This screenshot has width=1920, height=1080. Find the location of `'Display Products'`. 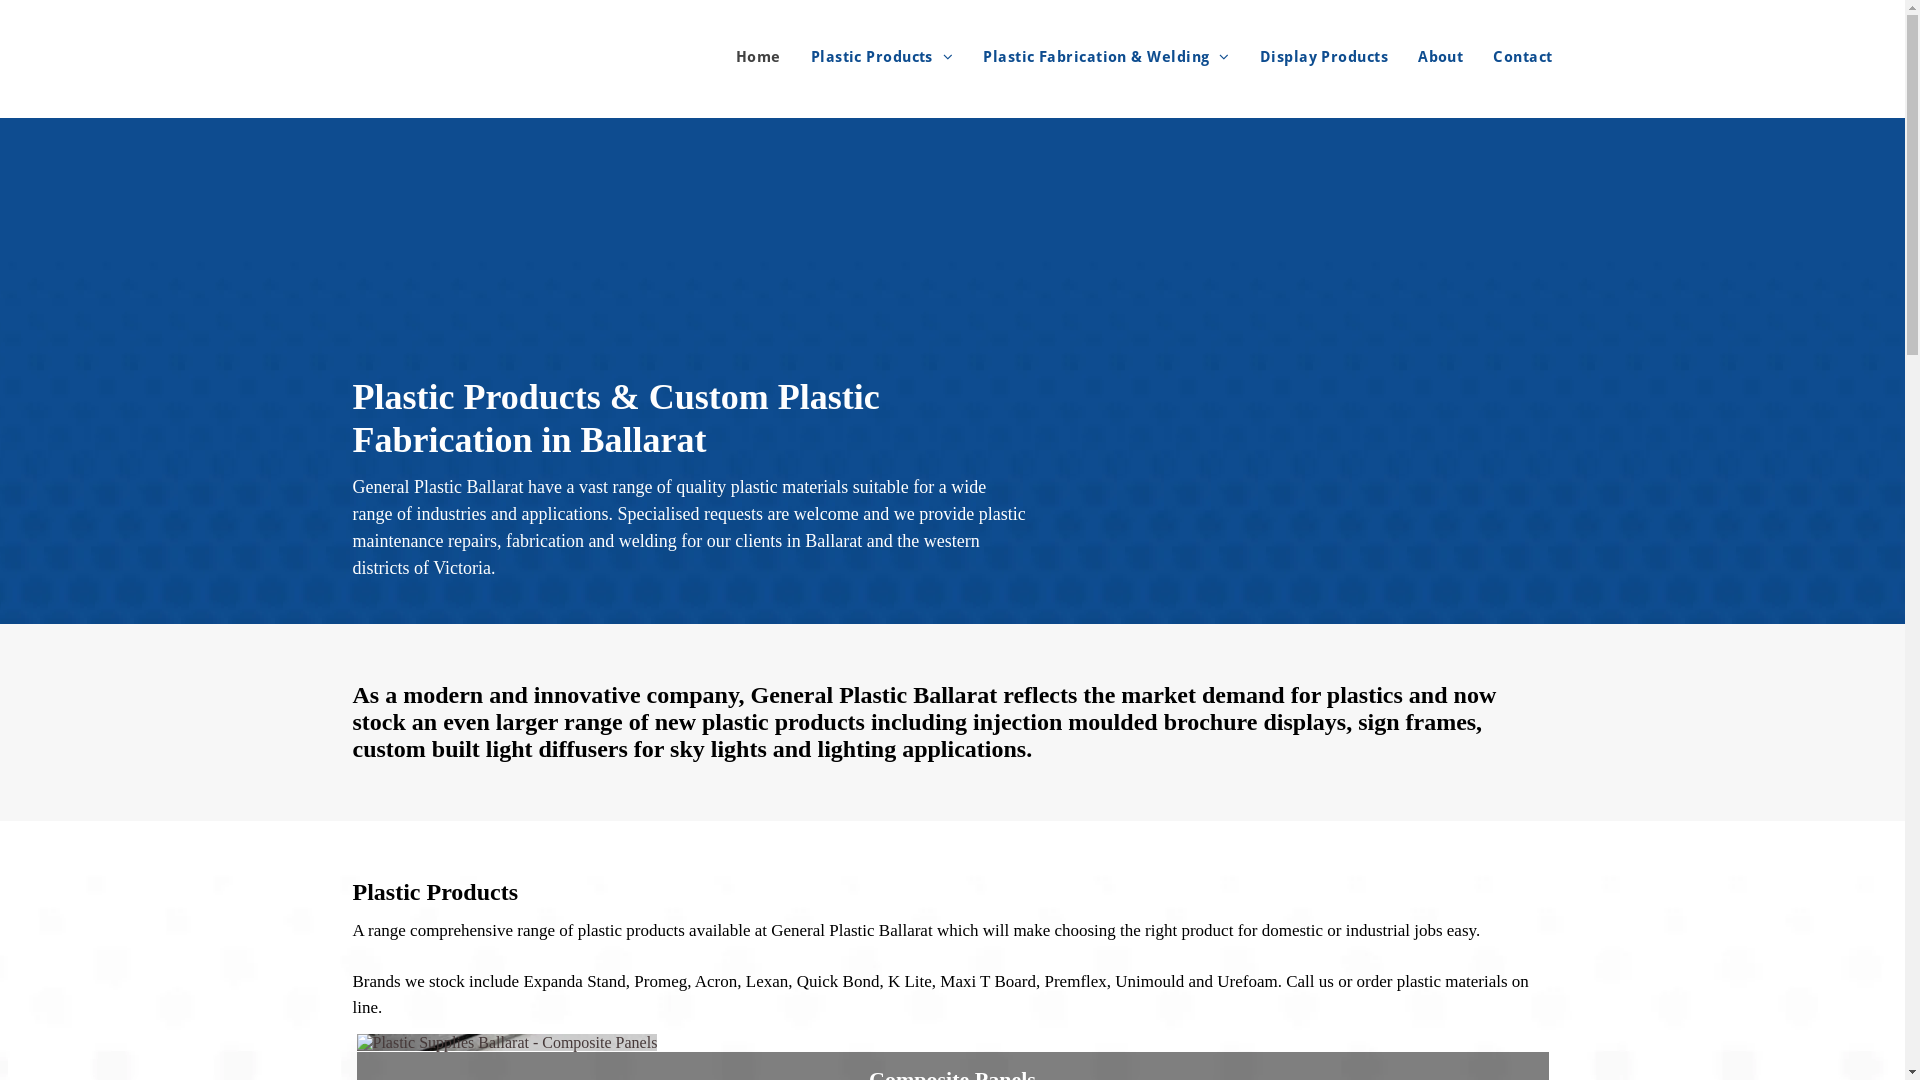

'Display Products' is located at coordinates (1228, 56).